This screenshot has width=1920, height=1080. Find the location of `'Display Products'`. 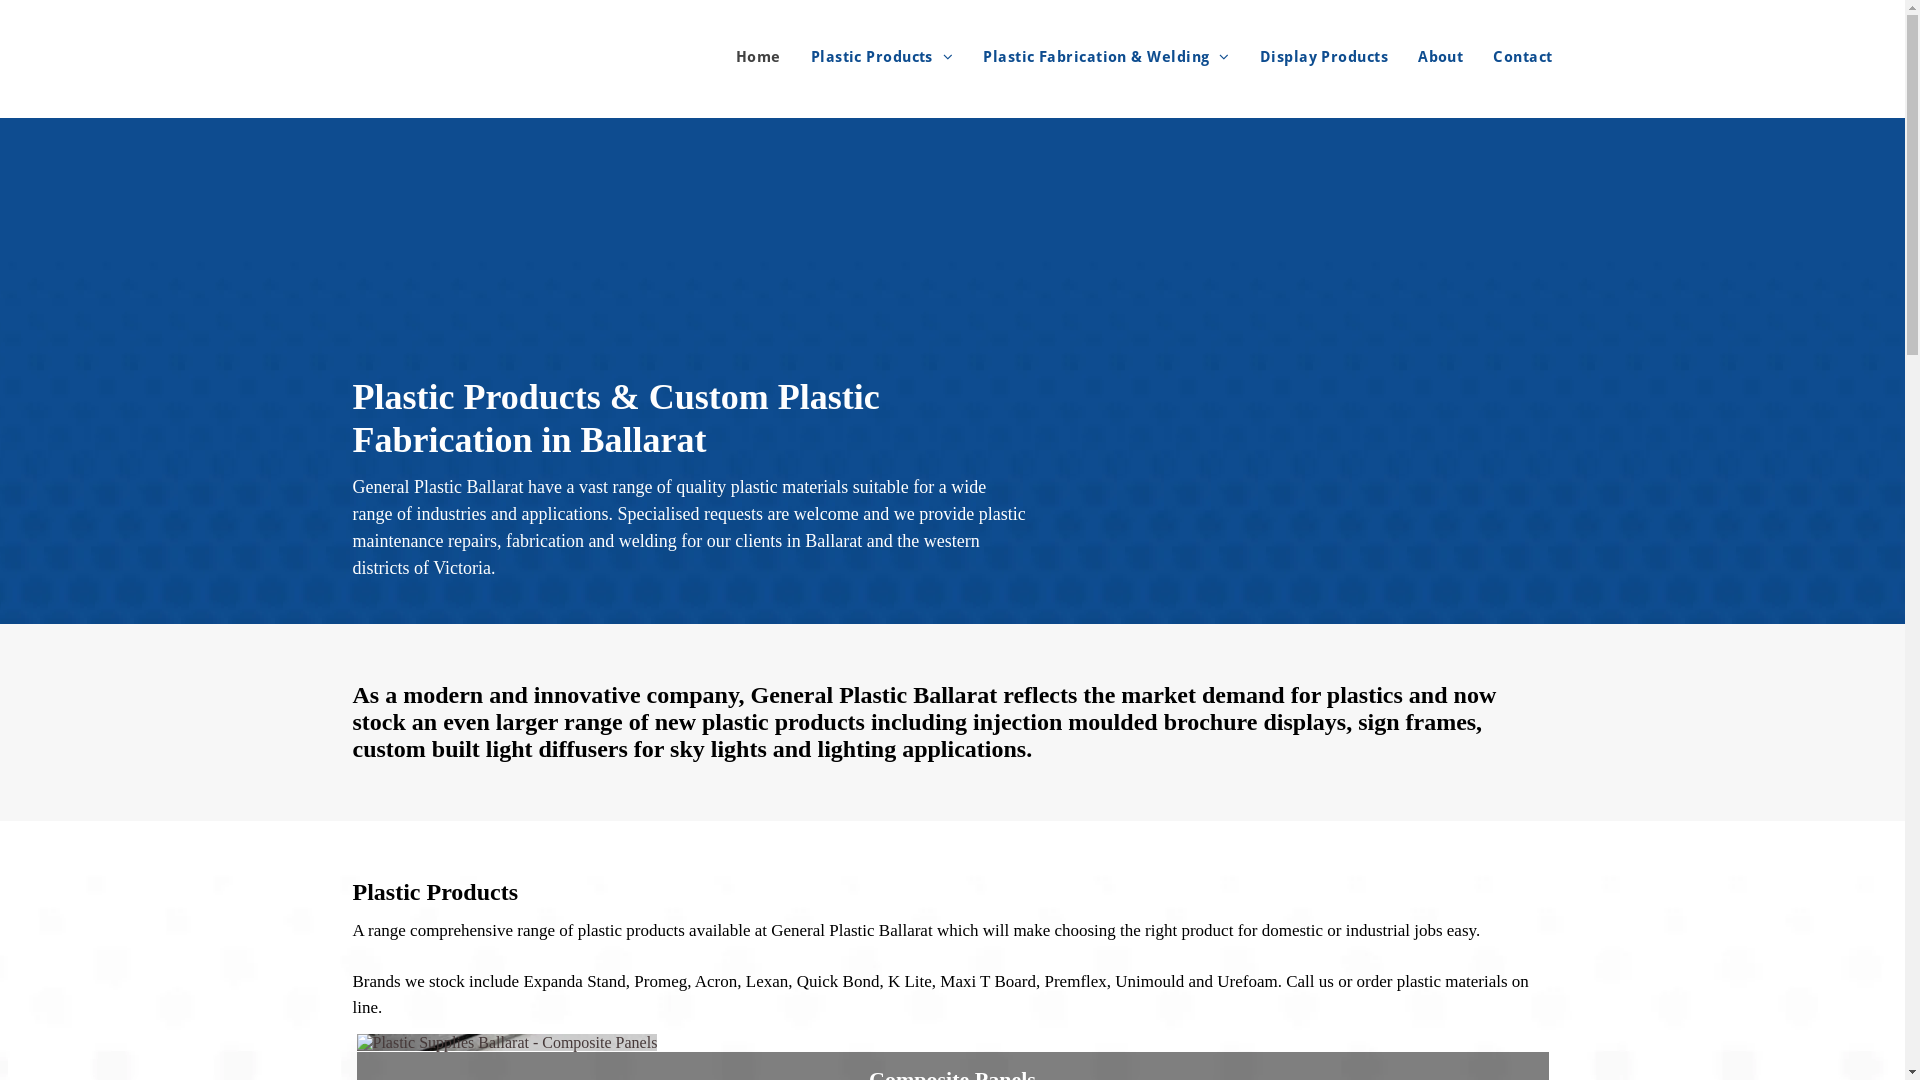

'Display Products' is located at coordinates (1228, 56).